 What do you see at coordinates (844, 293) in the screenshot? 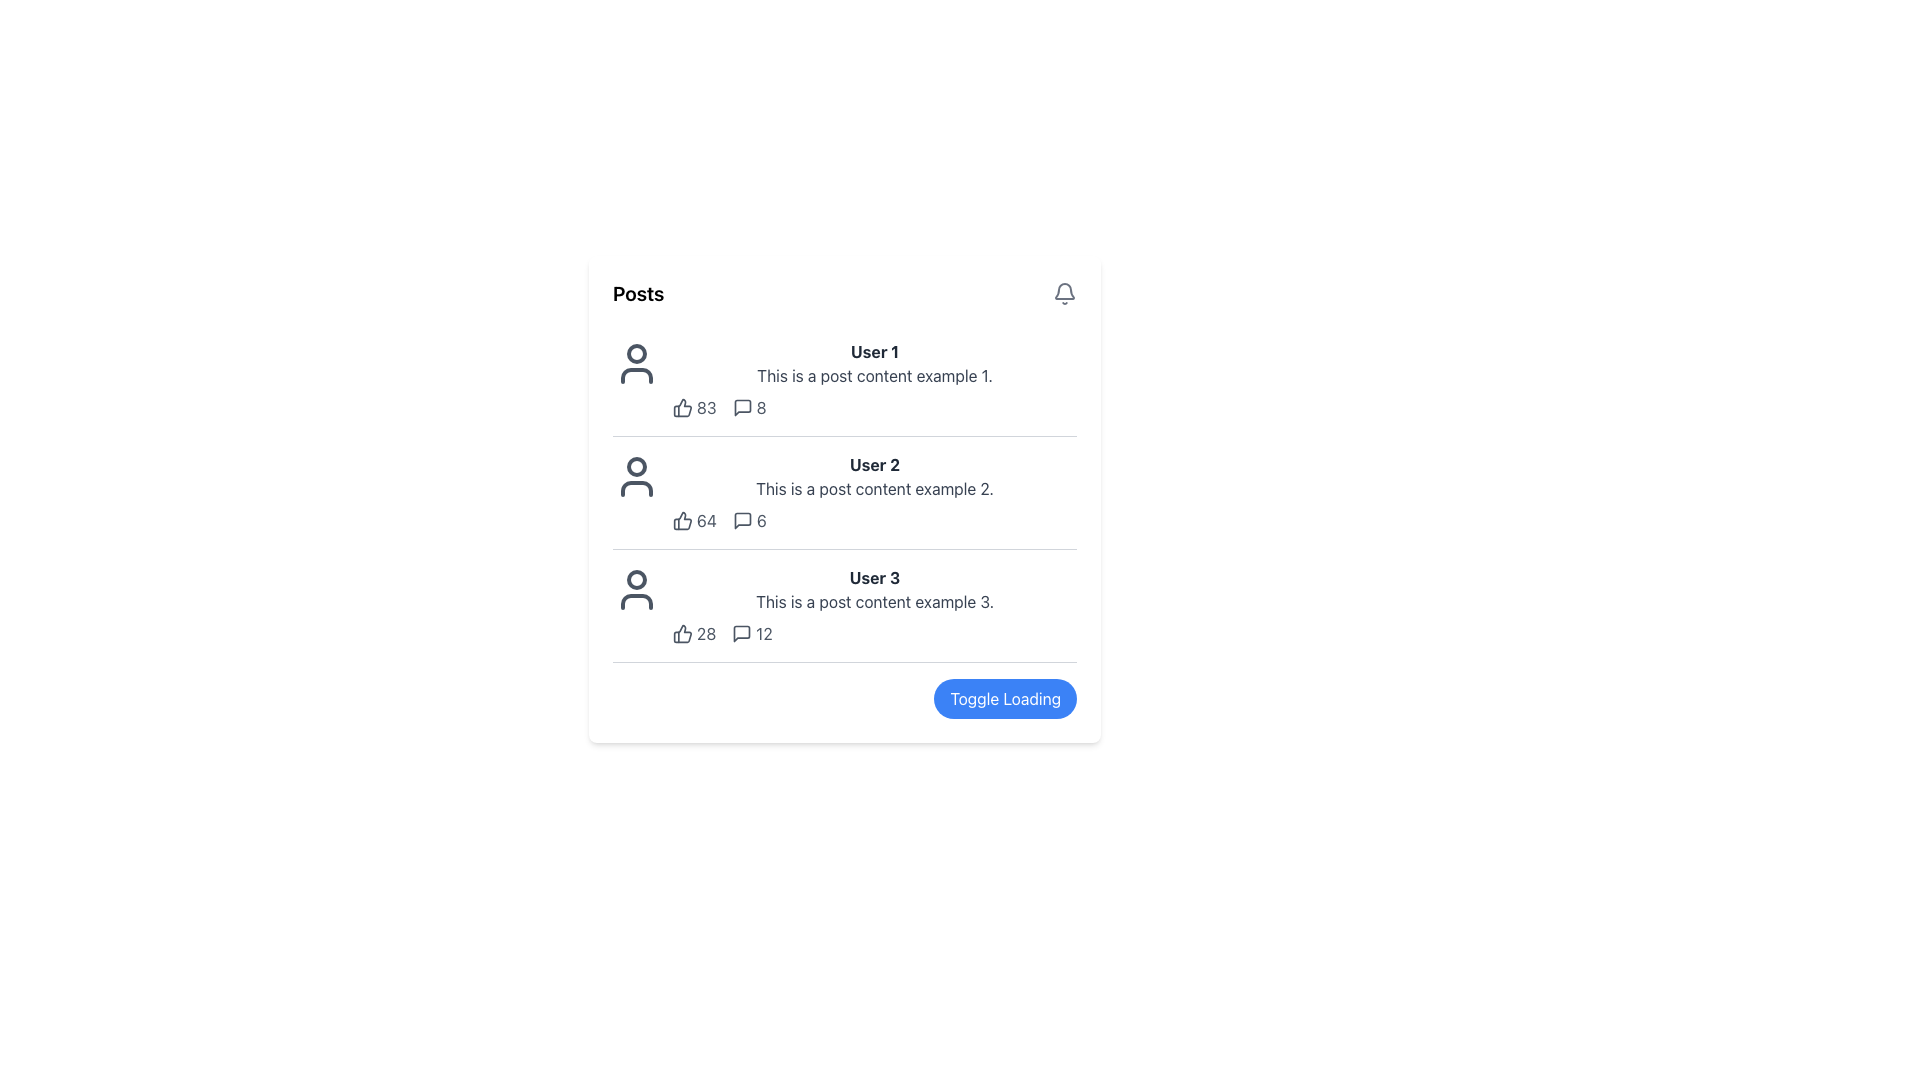
I see `the Header with icon at the top of the Posts page, which serves as the title and notification section` at bounding box center [844, 293].